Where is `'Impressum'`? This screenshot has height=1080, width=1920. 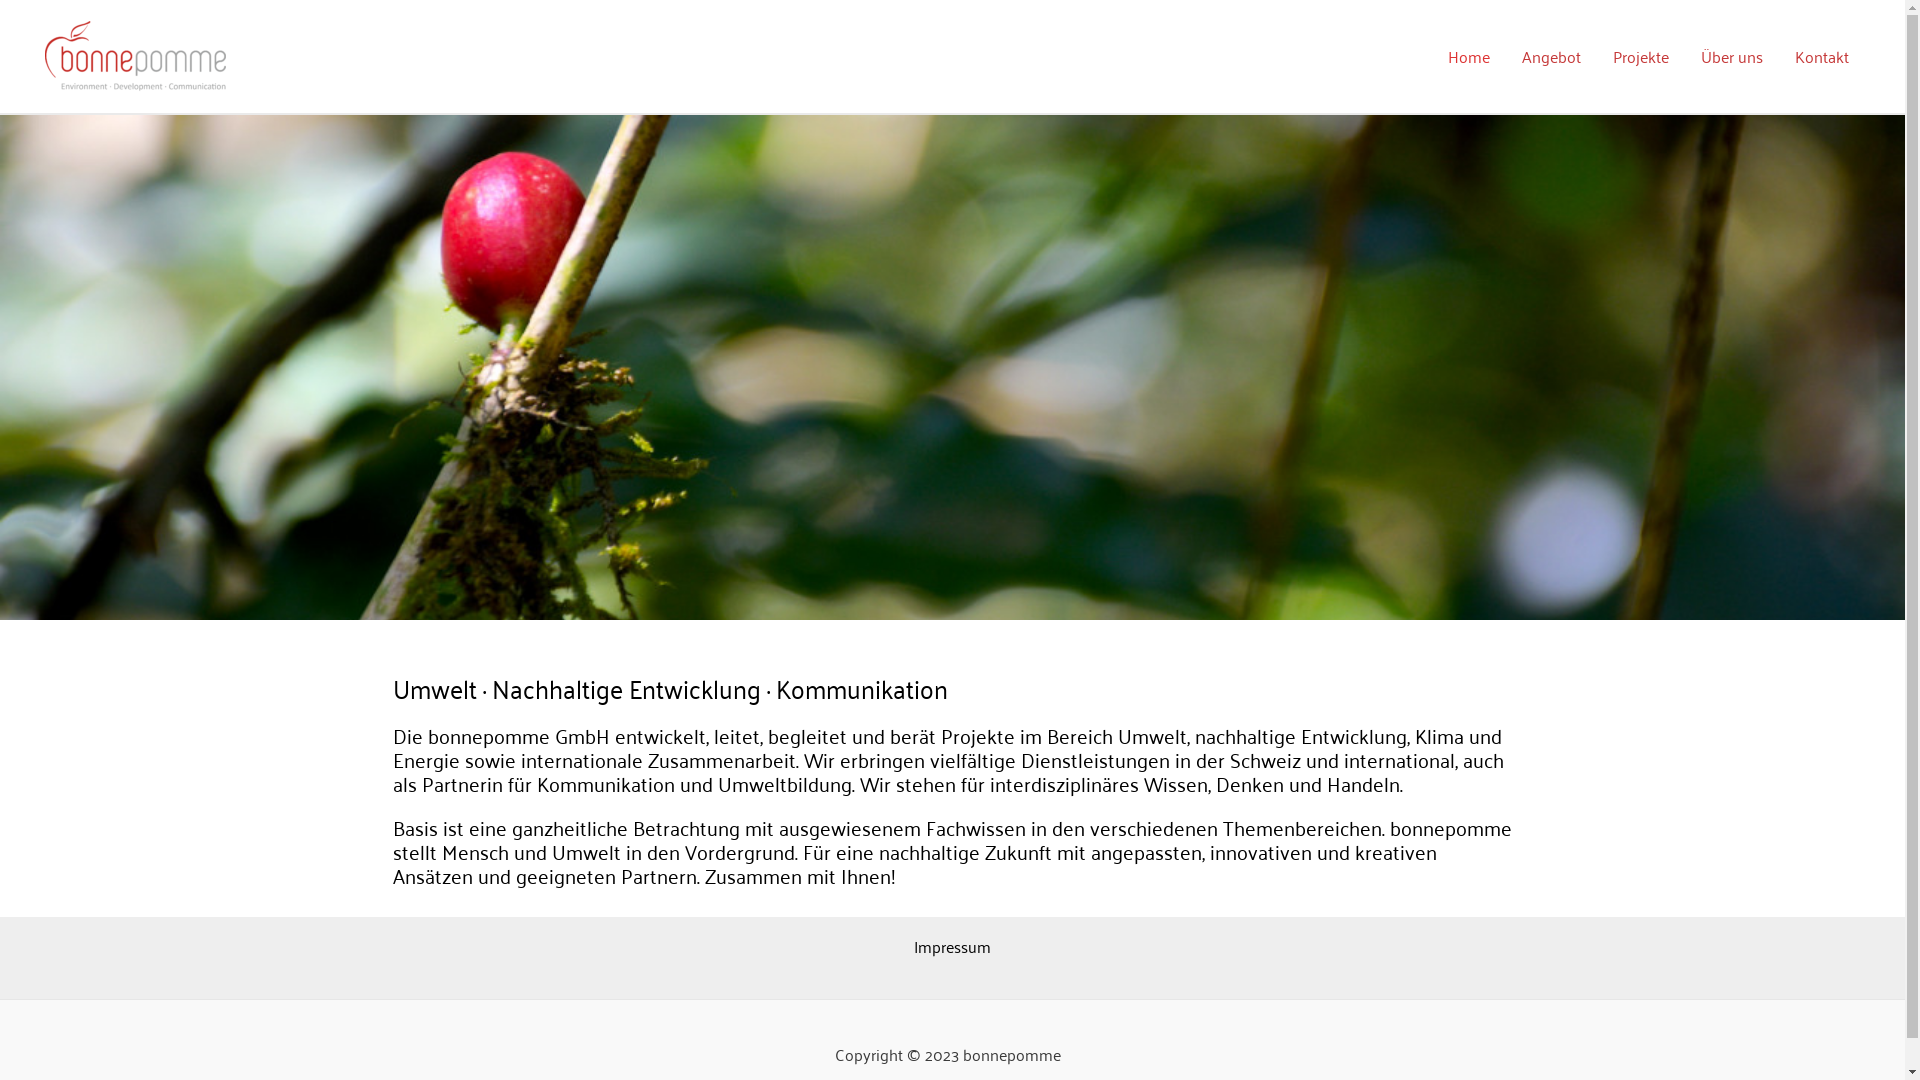 'Impressum' is located at coordinates (912, 945).